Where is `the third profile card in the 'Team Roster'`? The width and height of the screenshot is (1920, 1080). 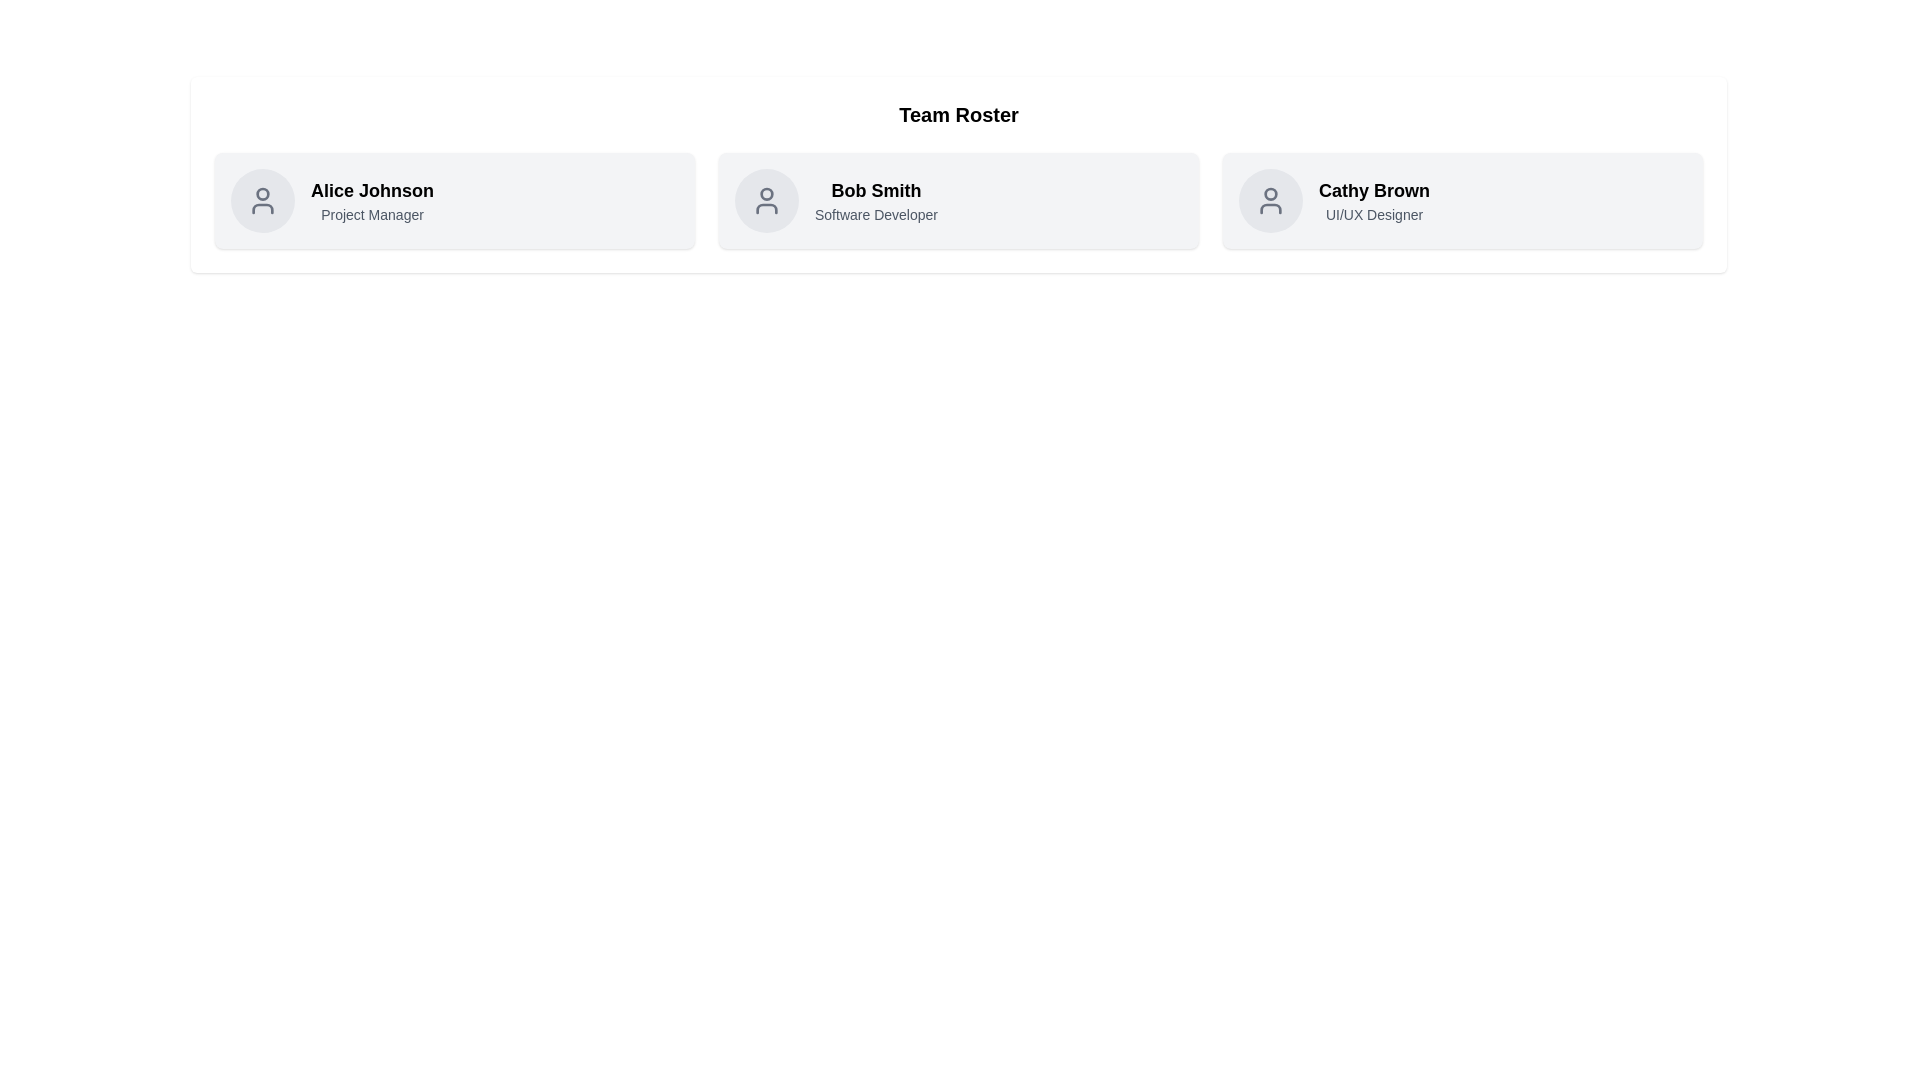
the third profile card in the 'Team Roster' is located at coordinates (1463, 200).